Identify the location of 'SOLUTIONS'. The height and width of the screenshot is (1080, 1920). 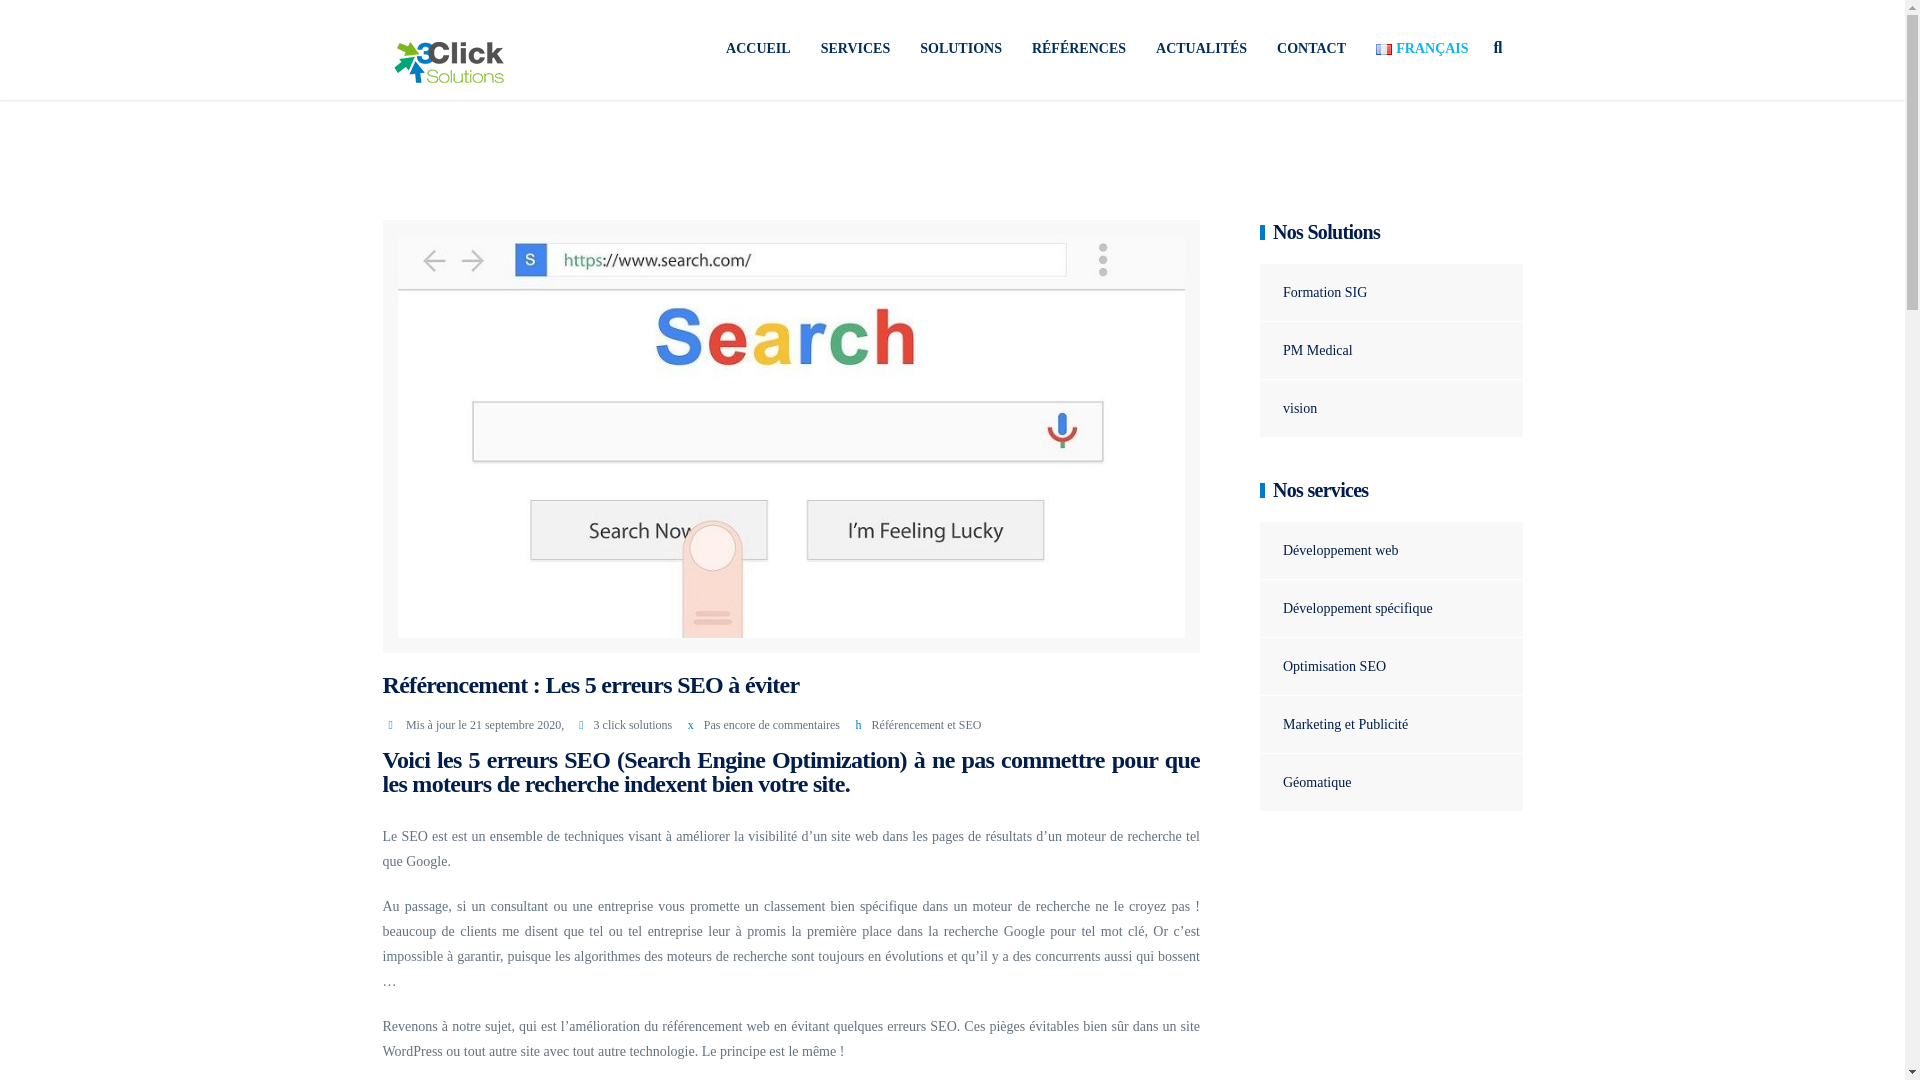
(960, 48).